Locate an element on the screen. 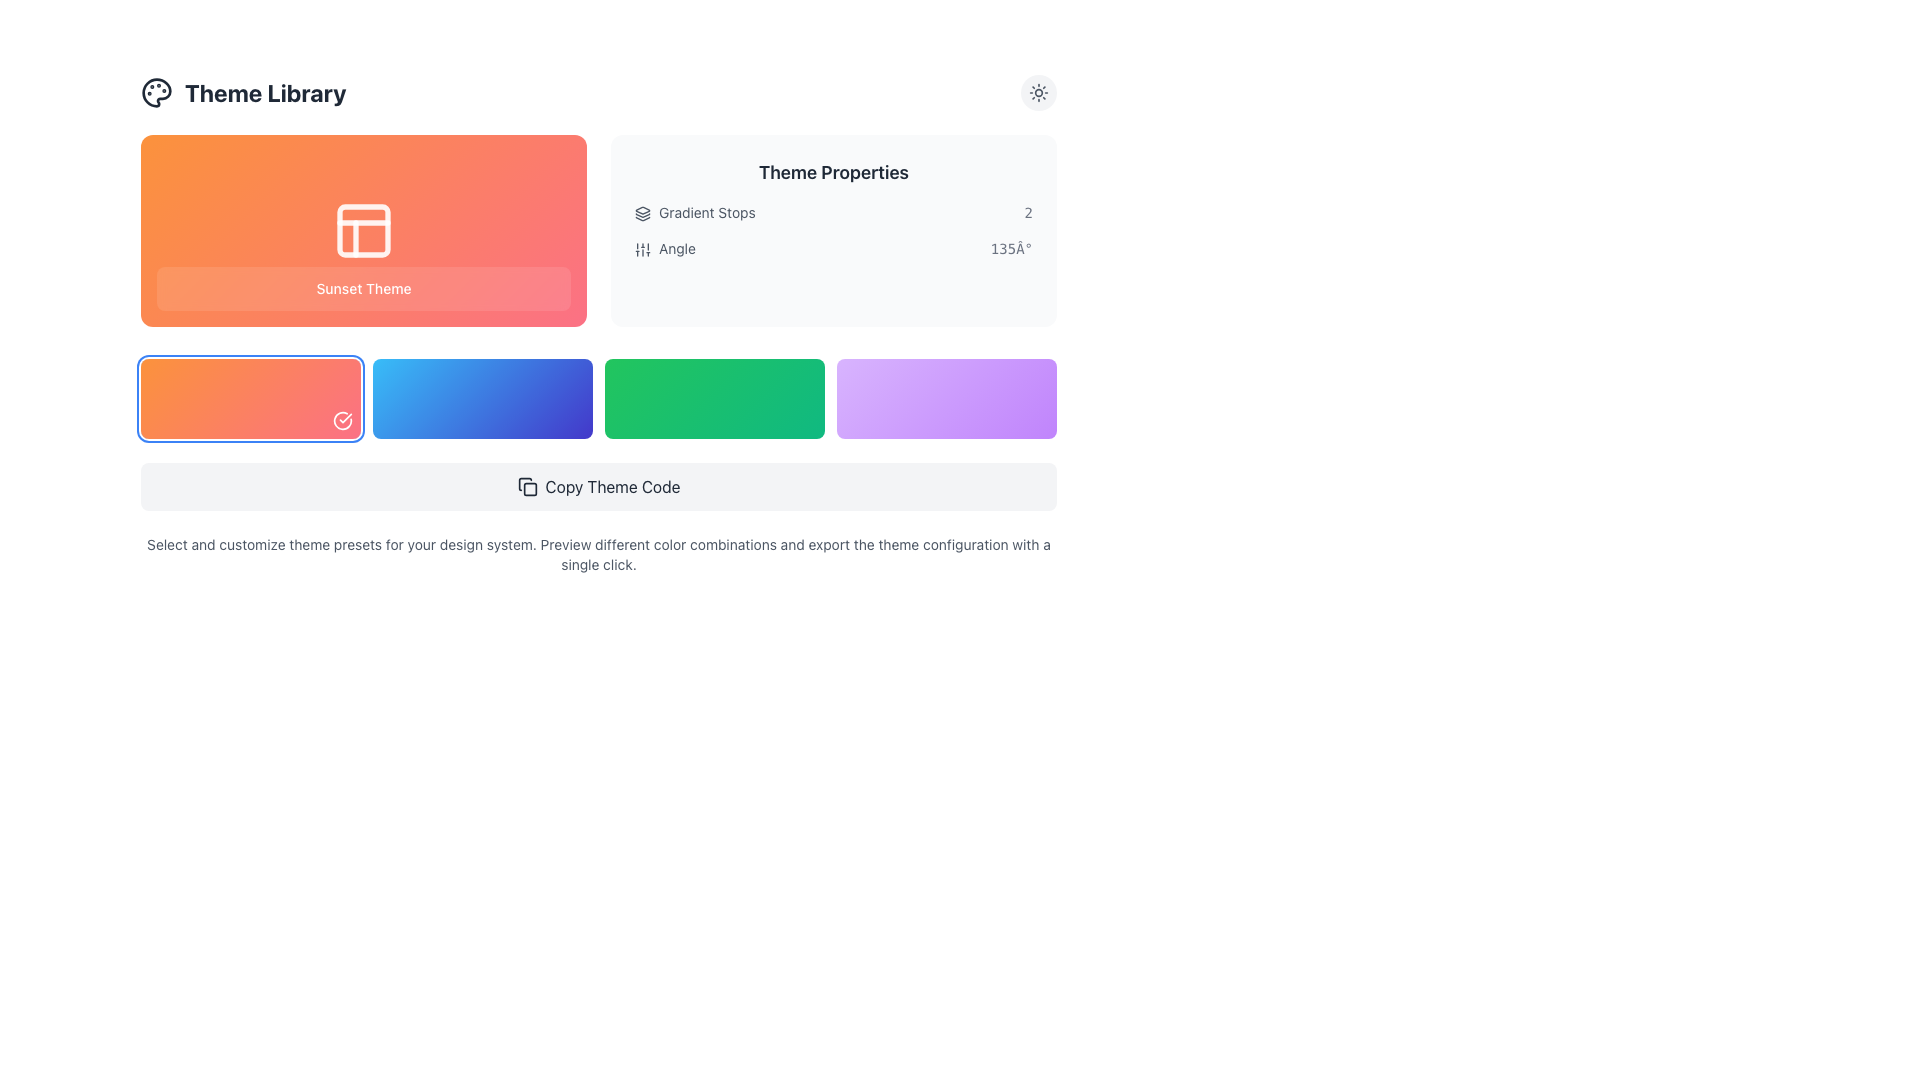 The height and width of the screenshot is (1080, 1920). the 'Sunset Theme' card located at the top-left of the theme card grid is located at coordinates (364, 230).